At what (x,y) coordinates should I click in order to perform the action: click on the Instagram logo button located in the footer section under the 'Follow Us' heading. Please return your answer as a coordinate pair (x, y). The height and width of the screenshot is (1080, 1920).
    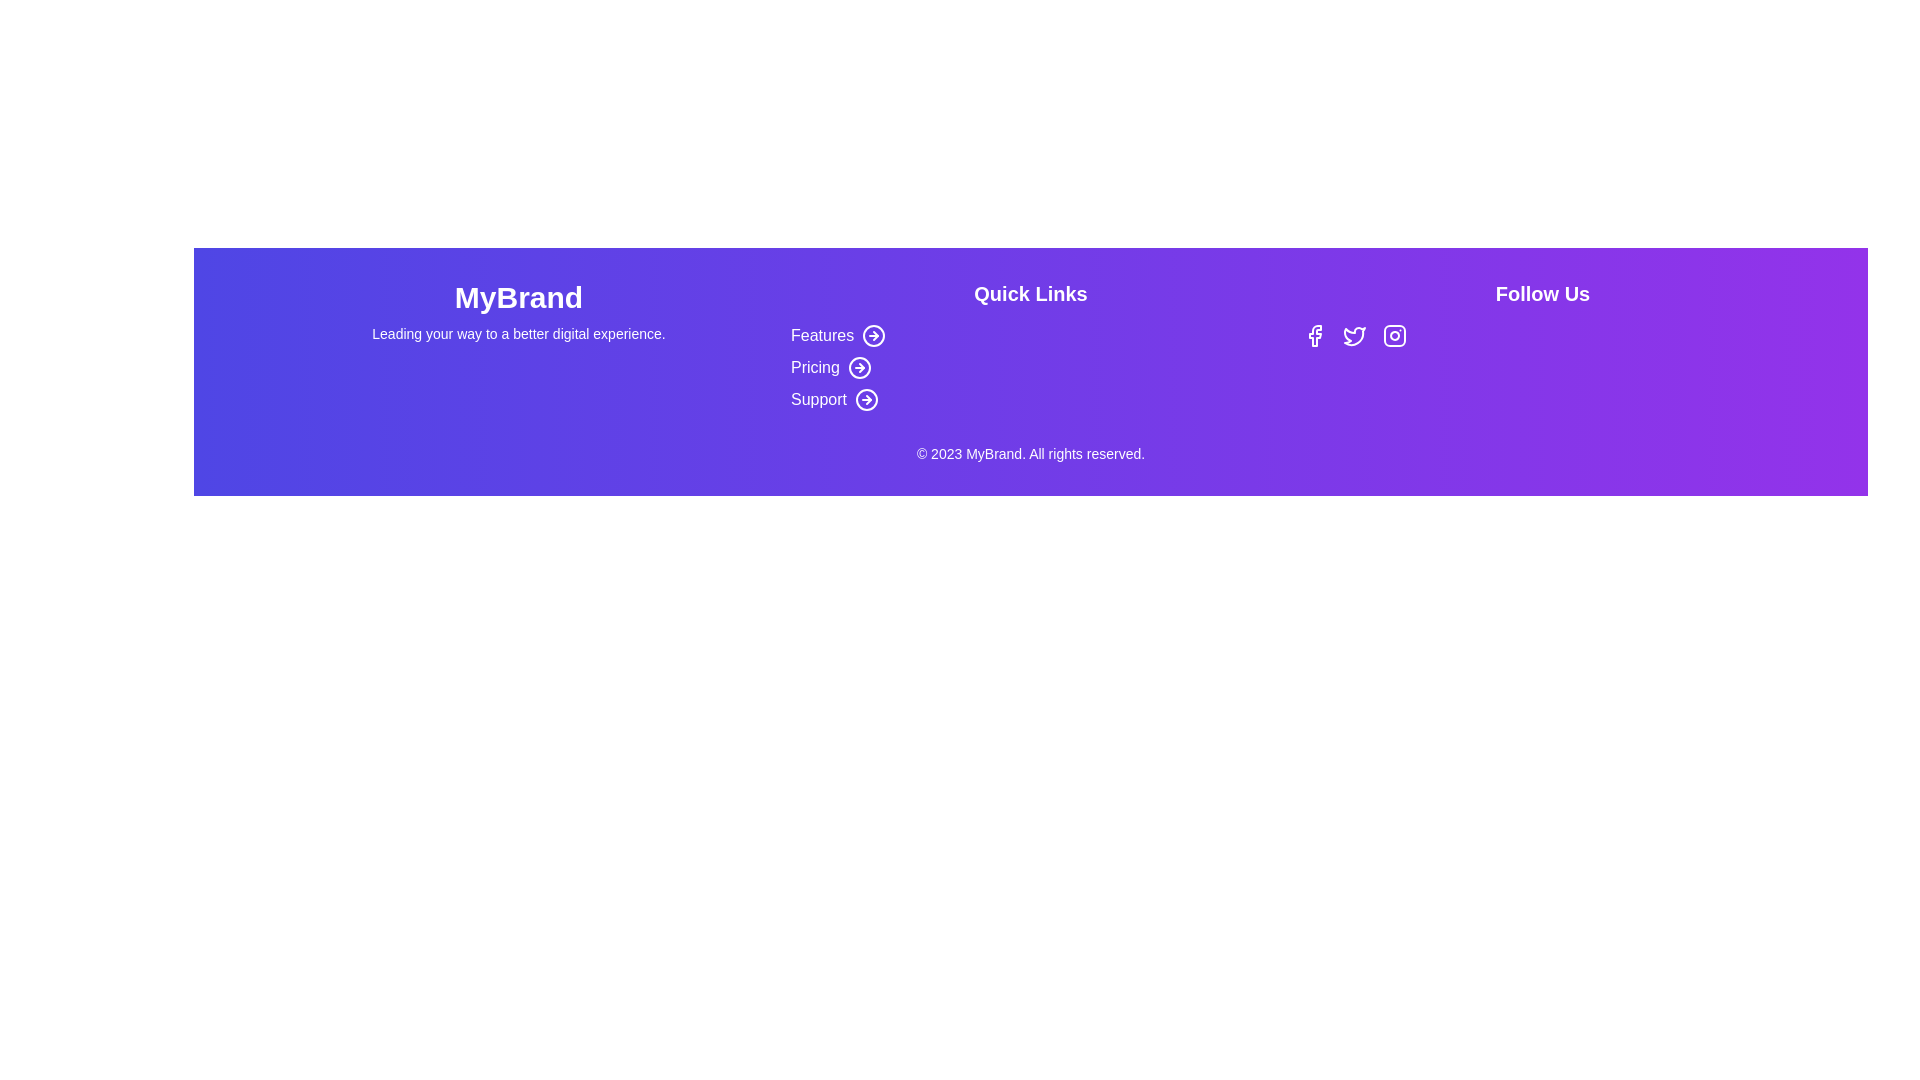
    Looking at the image, I should click on (1394, 334).